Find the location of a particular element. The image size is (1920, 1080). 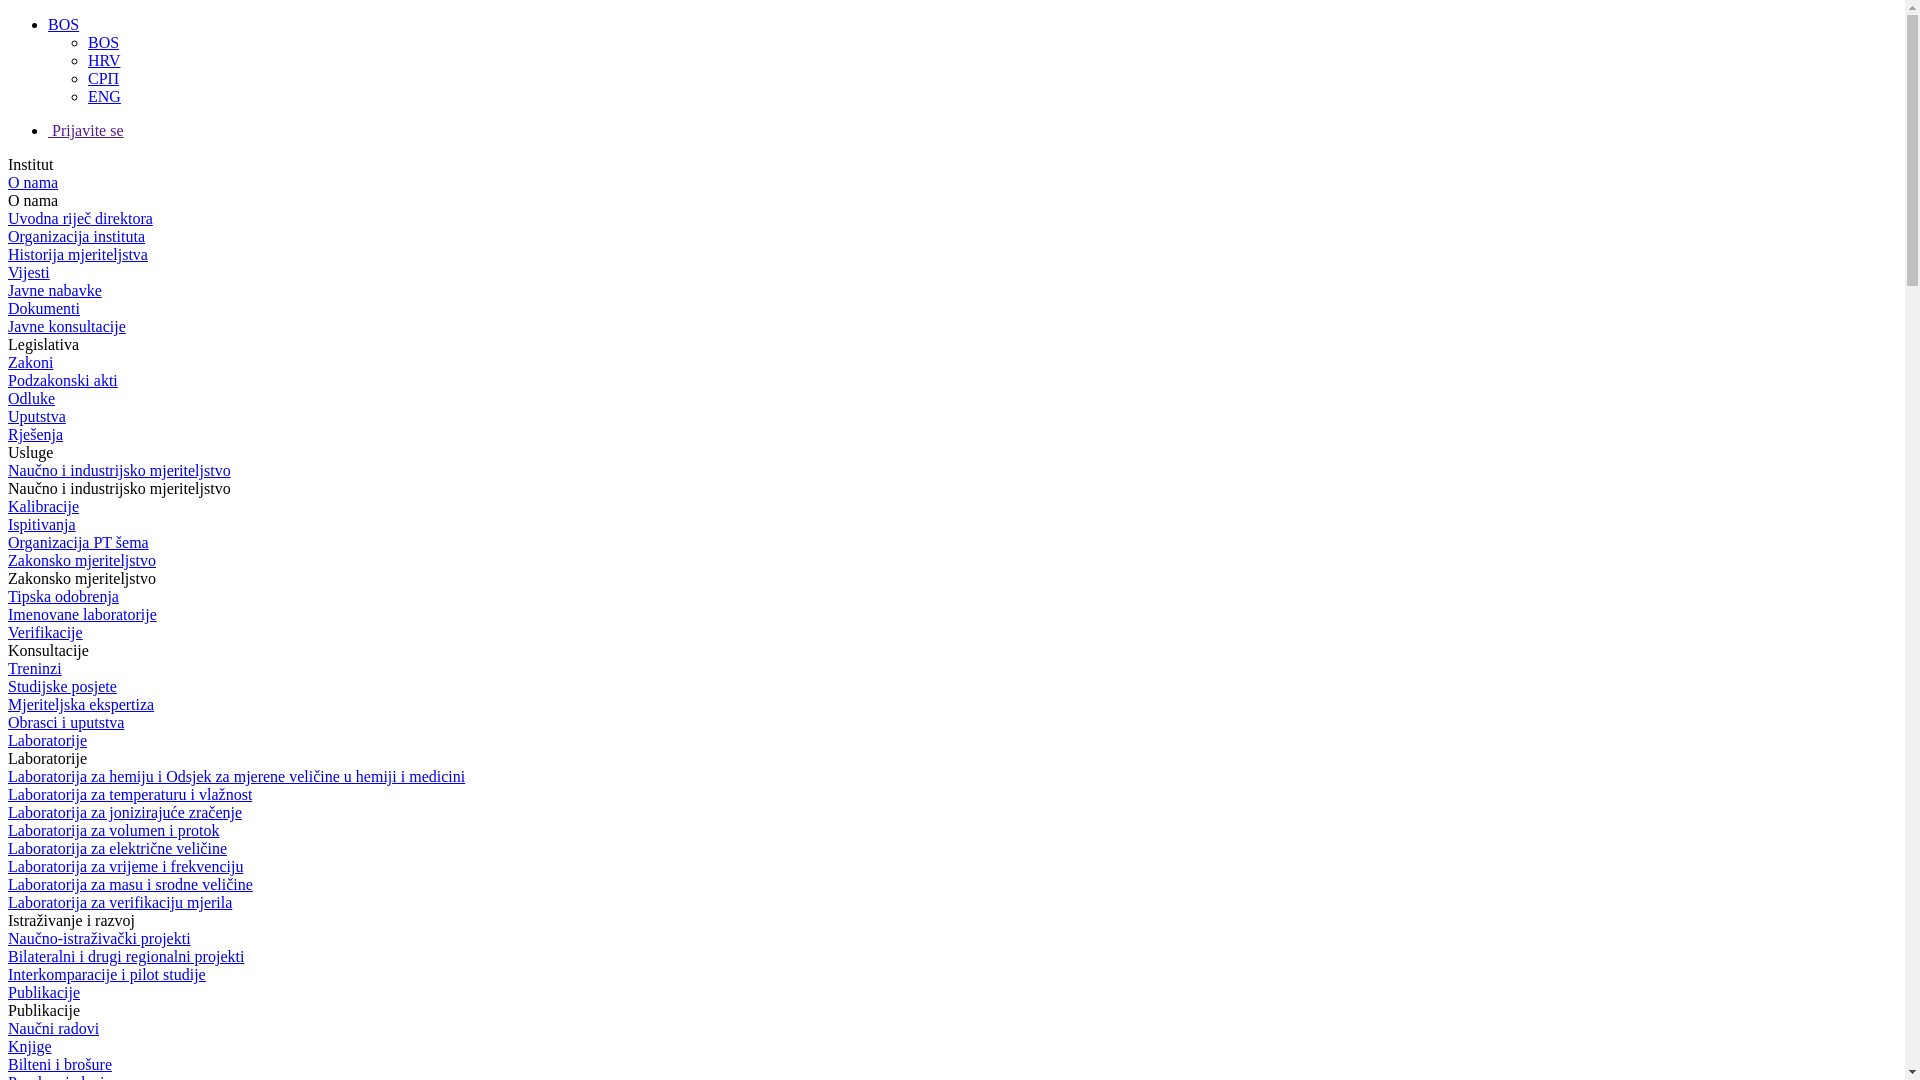

'Javne konsultacije' is located at coordinates (67, 325).